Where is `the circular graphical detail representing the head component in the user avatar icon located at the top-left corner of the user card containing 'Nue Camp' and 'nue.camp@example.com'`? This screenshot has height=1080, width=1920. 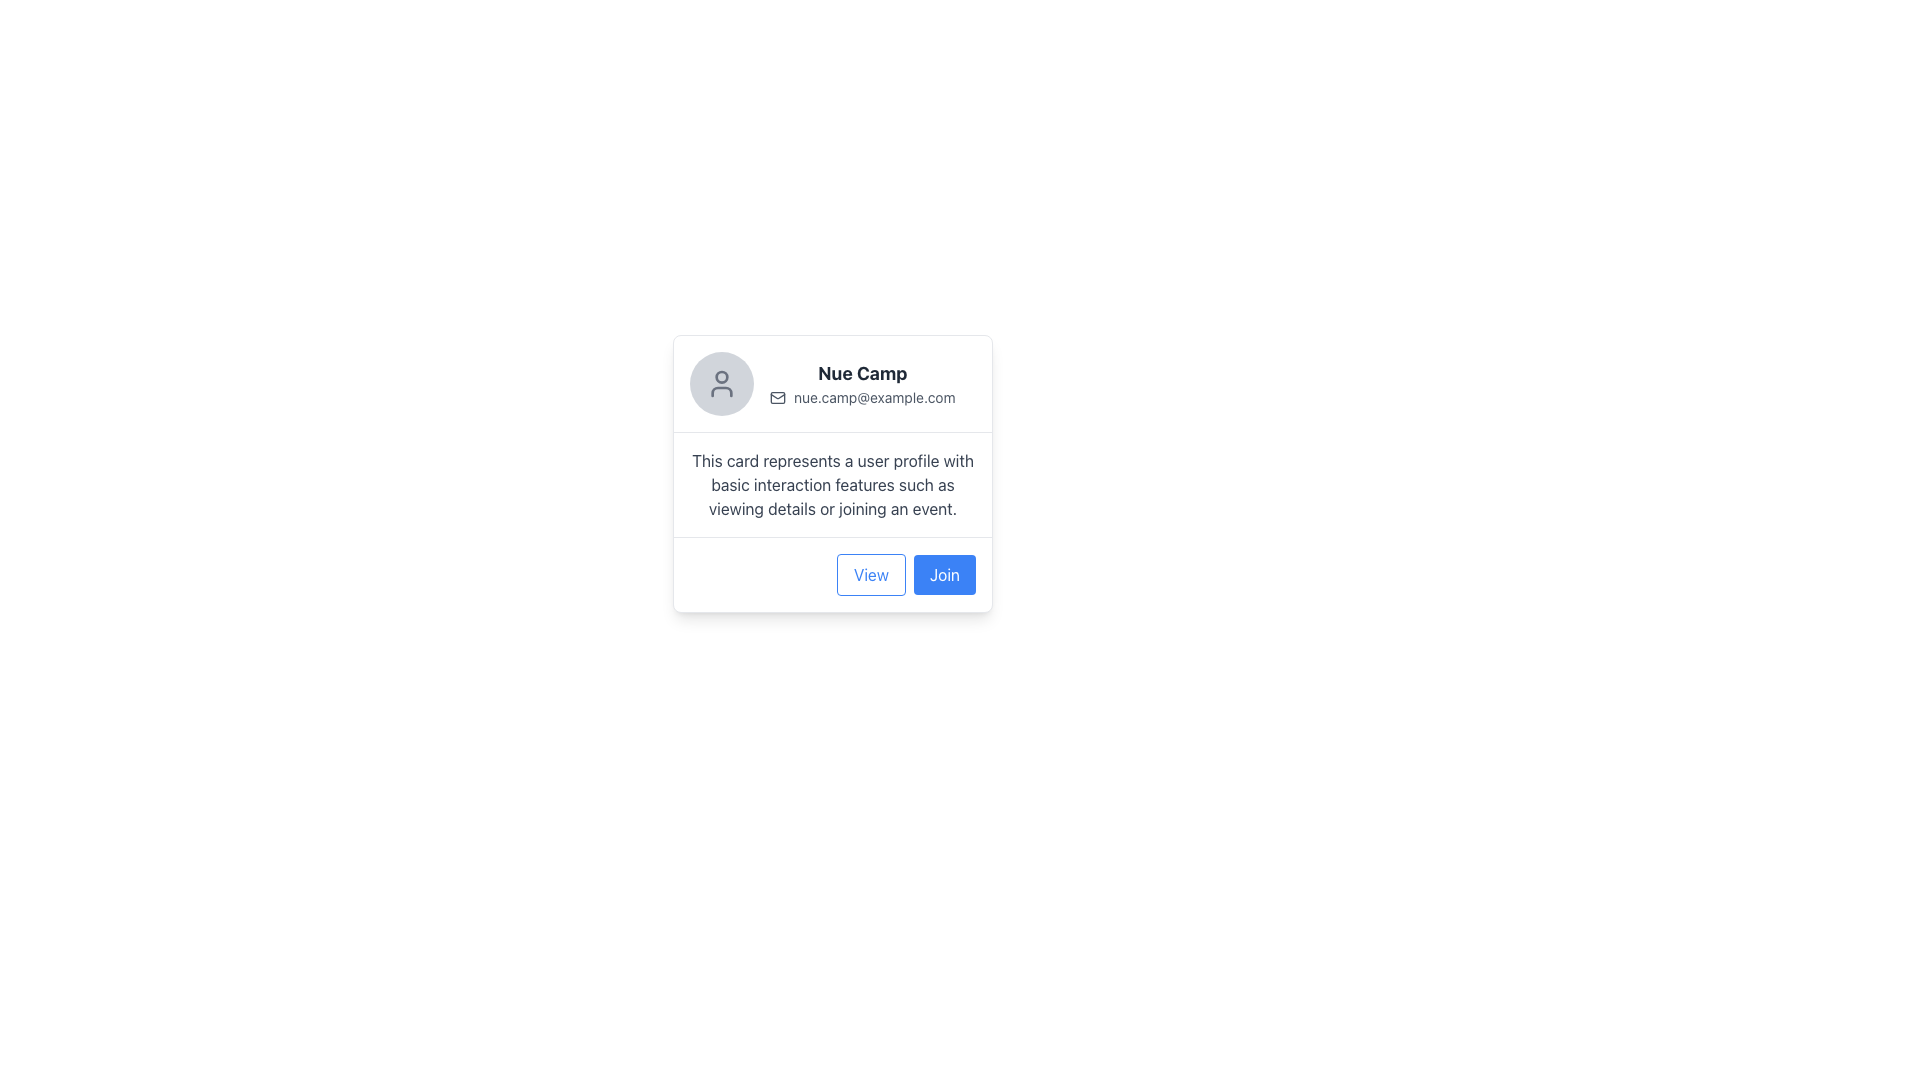
the circular graphical detail representing the head component in the user avatar icon located at the top-left corner of the user card containing 'Nue Camp' and 'nue.camp@example.com' is located at coordinates (720, 377).